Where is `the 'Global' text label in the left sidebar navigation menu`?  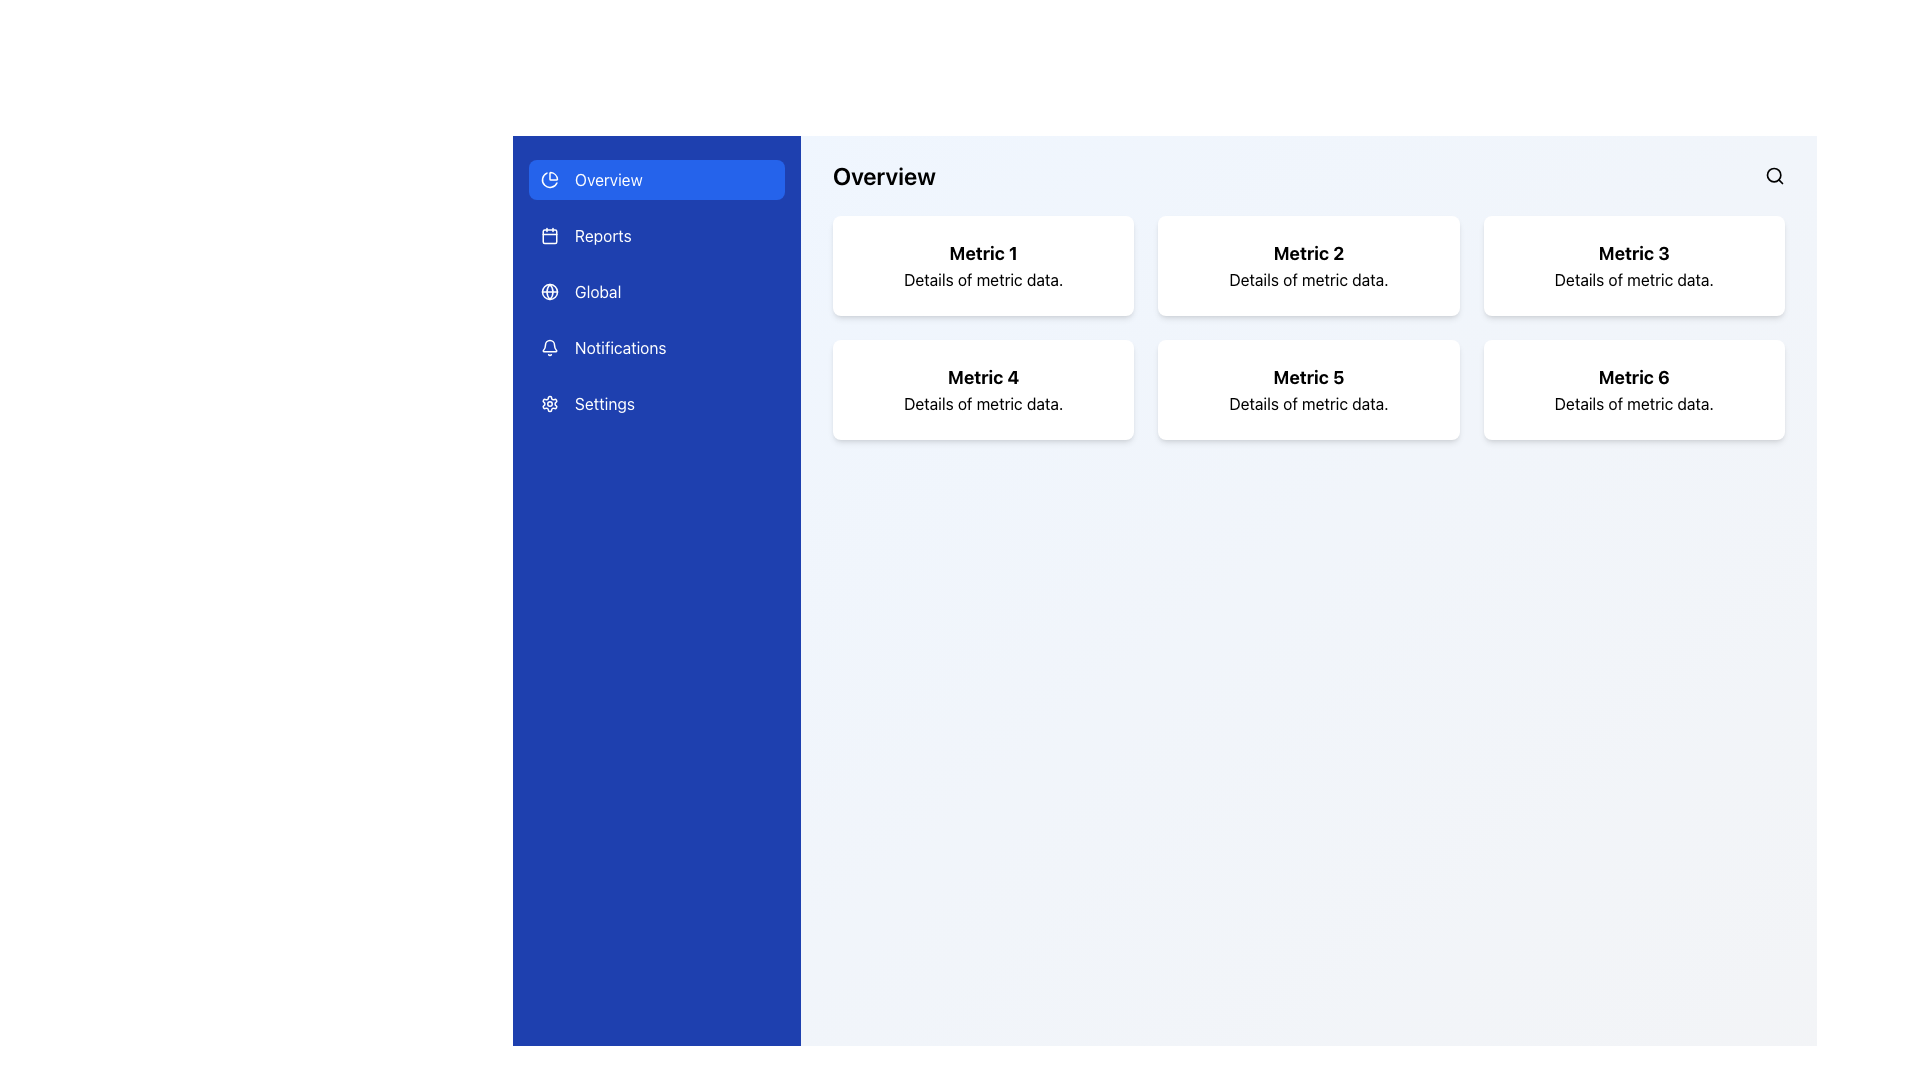
the 'Global' text label in the left sidebar navigation menu is located at coordinates (597, 292).